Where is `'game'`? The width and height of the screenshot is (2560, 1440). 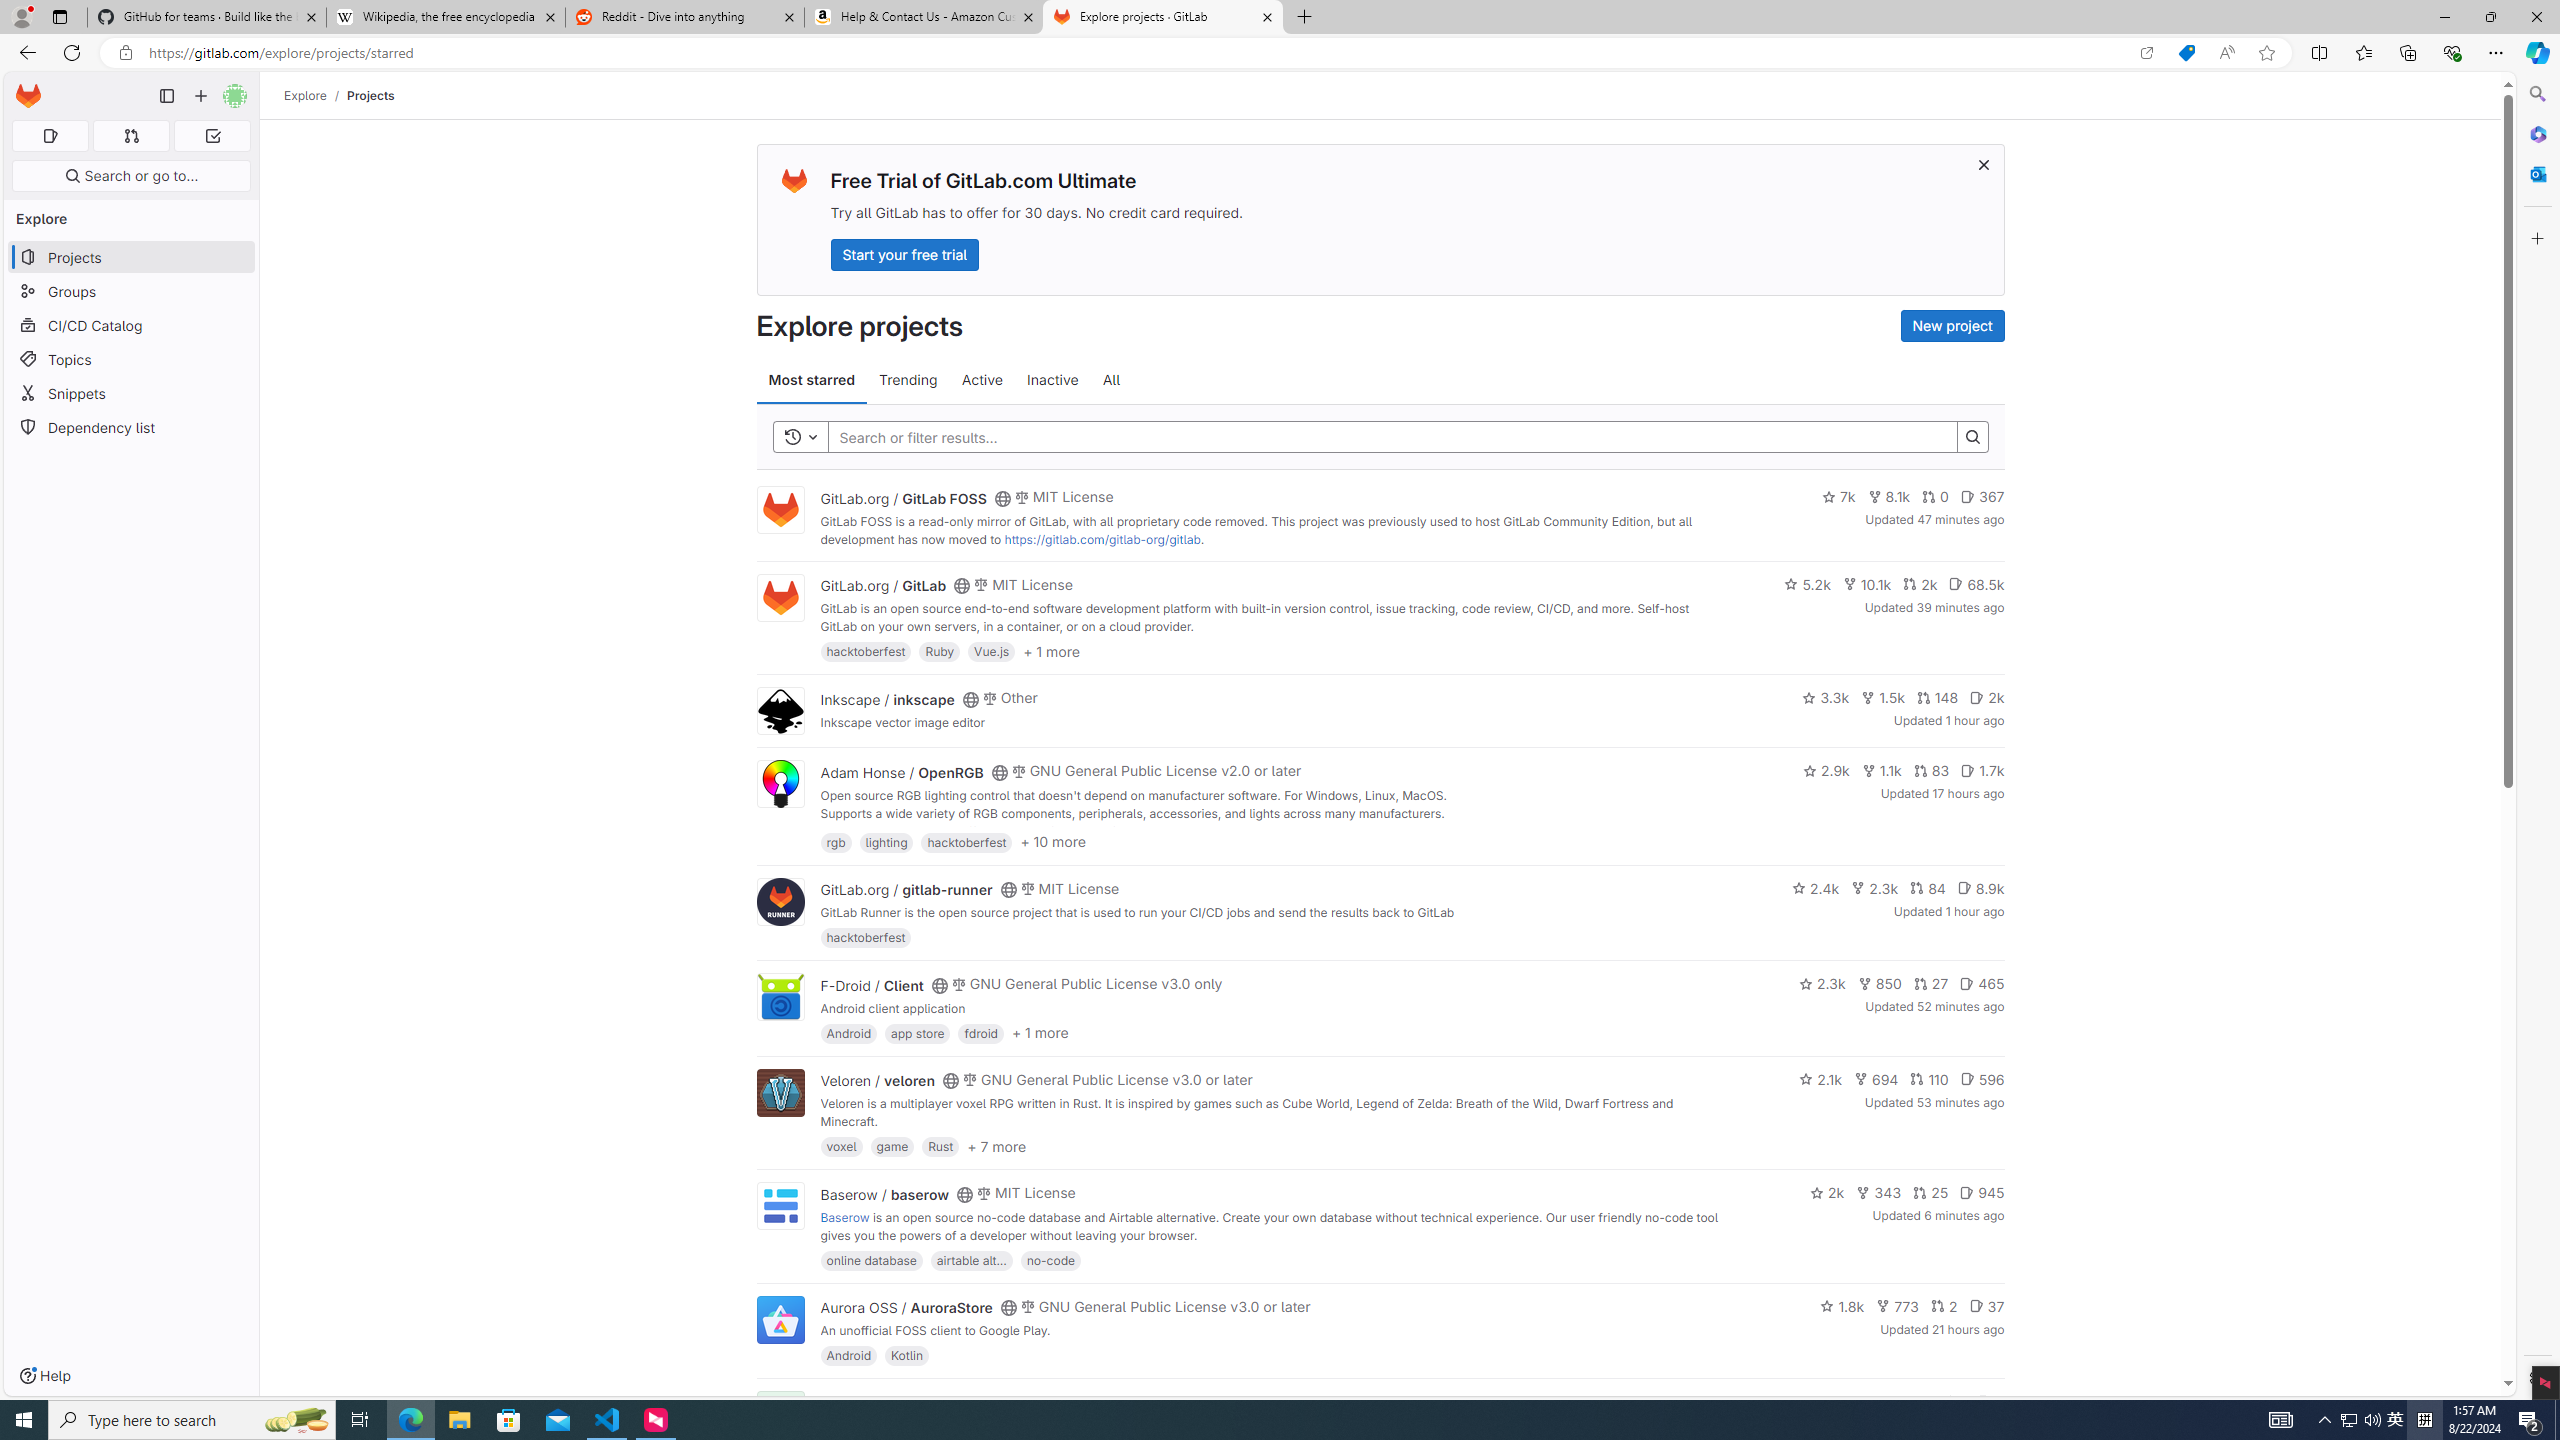 'game' is located at coordinates (892, 1145).